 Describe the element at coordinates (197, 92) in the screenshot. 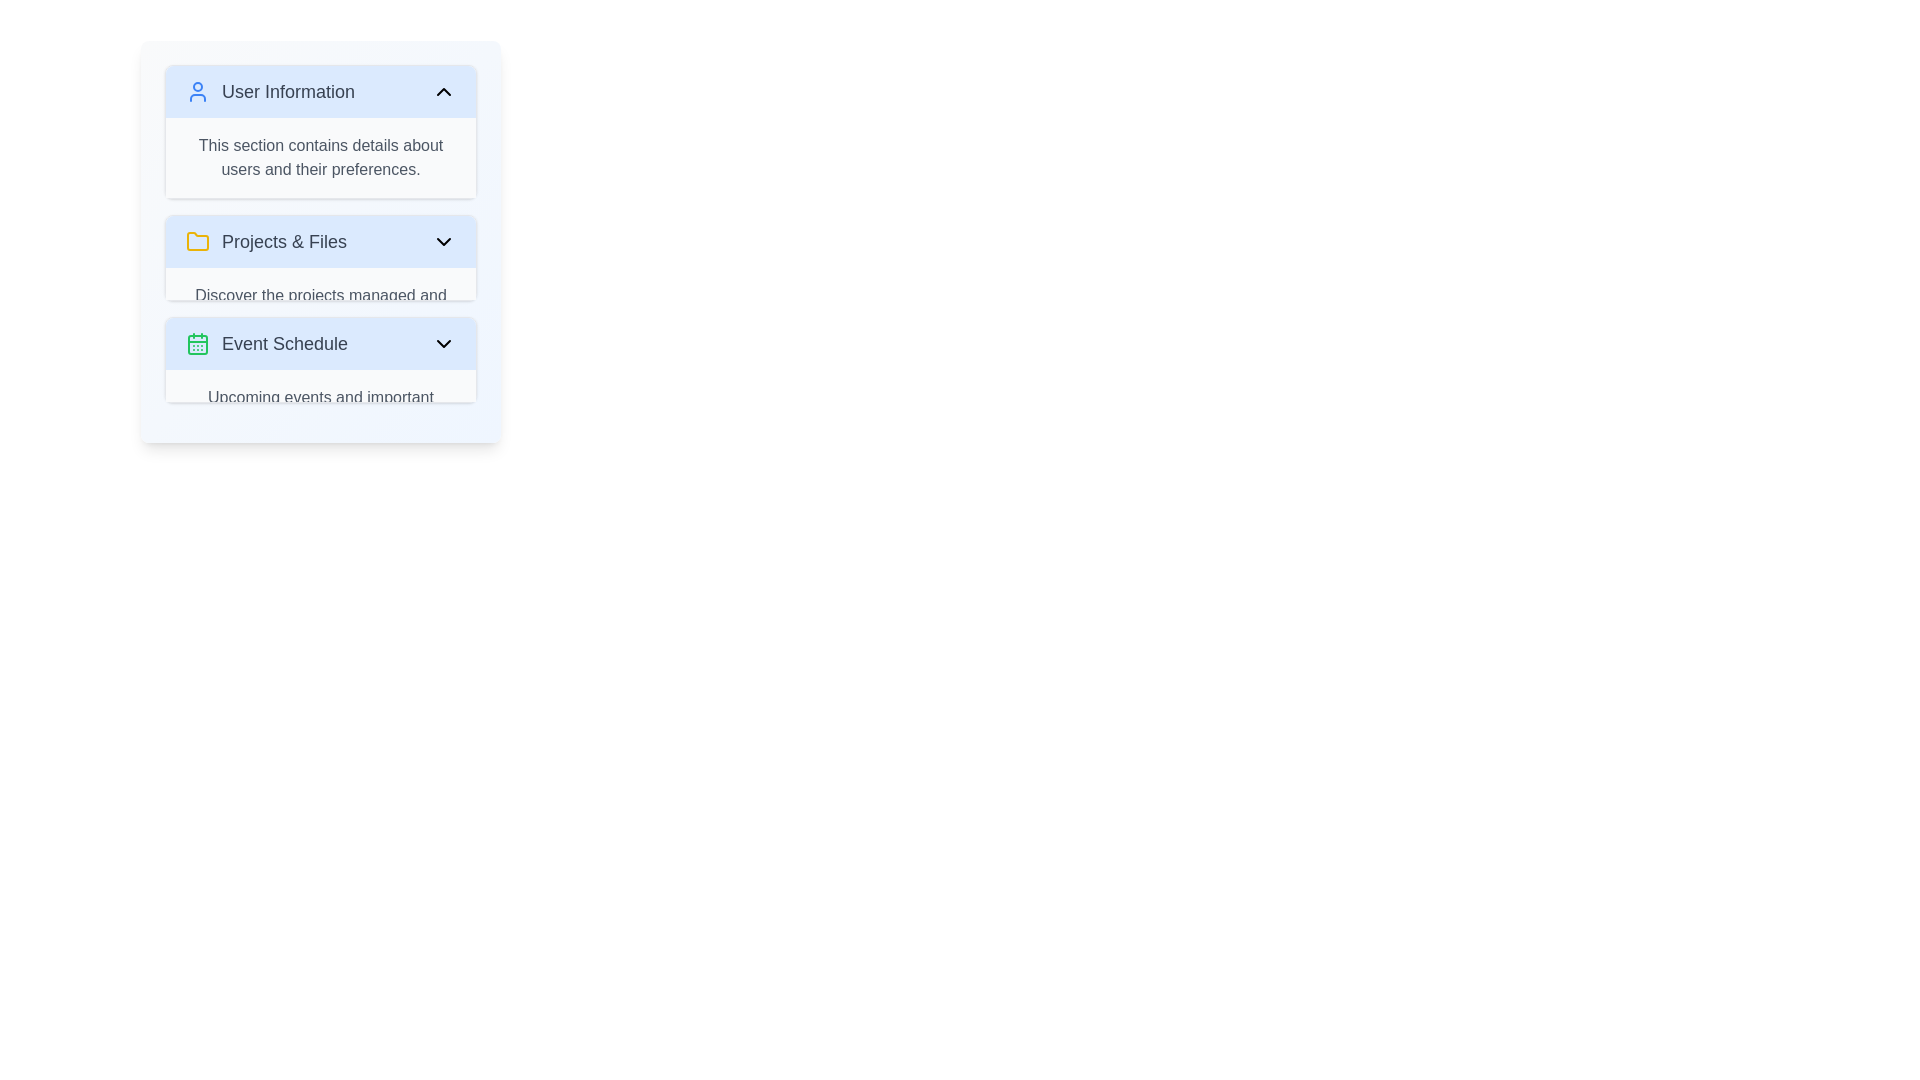

I see `the blue-colored user silhouette icon located to the left of the 'User Information' text in the first section of the interface` at that location.